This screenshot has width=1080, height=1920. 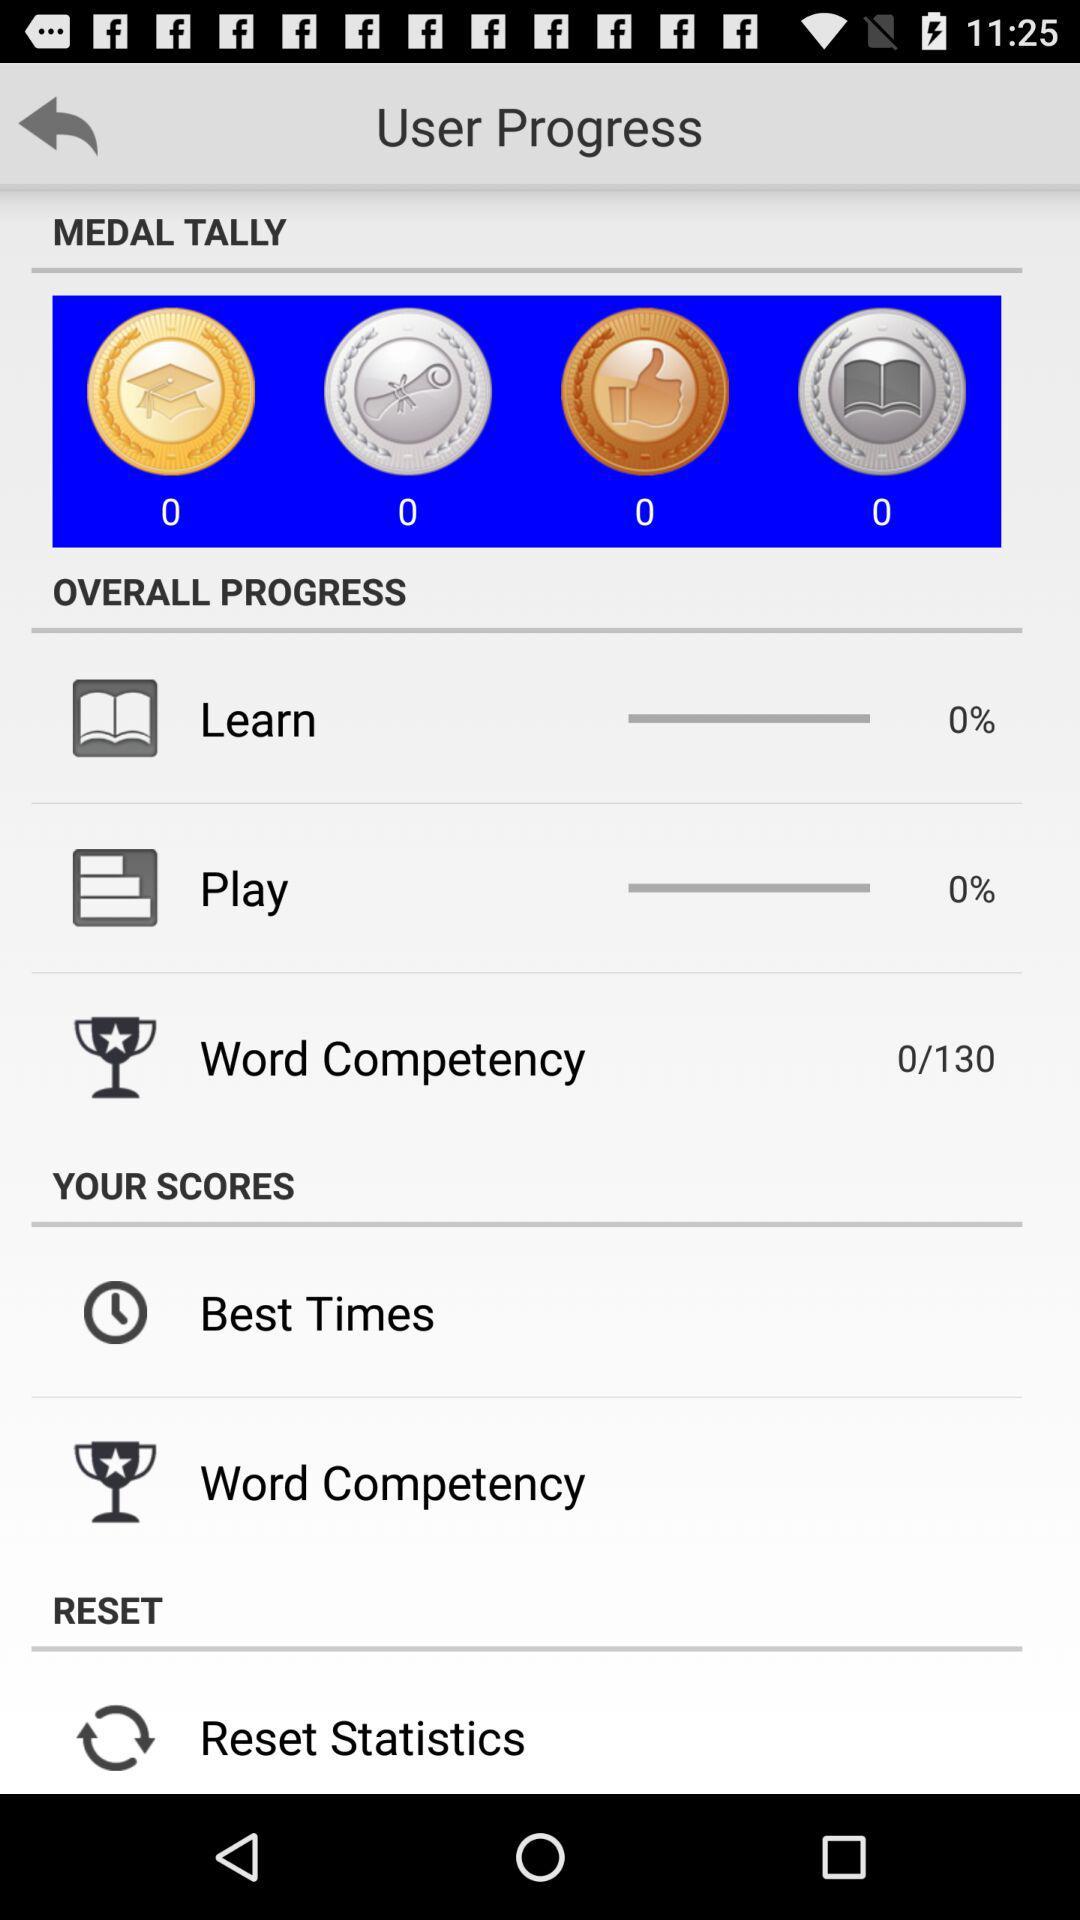 I want to click on item below the overall progress icon, so click(x=257, y=718).